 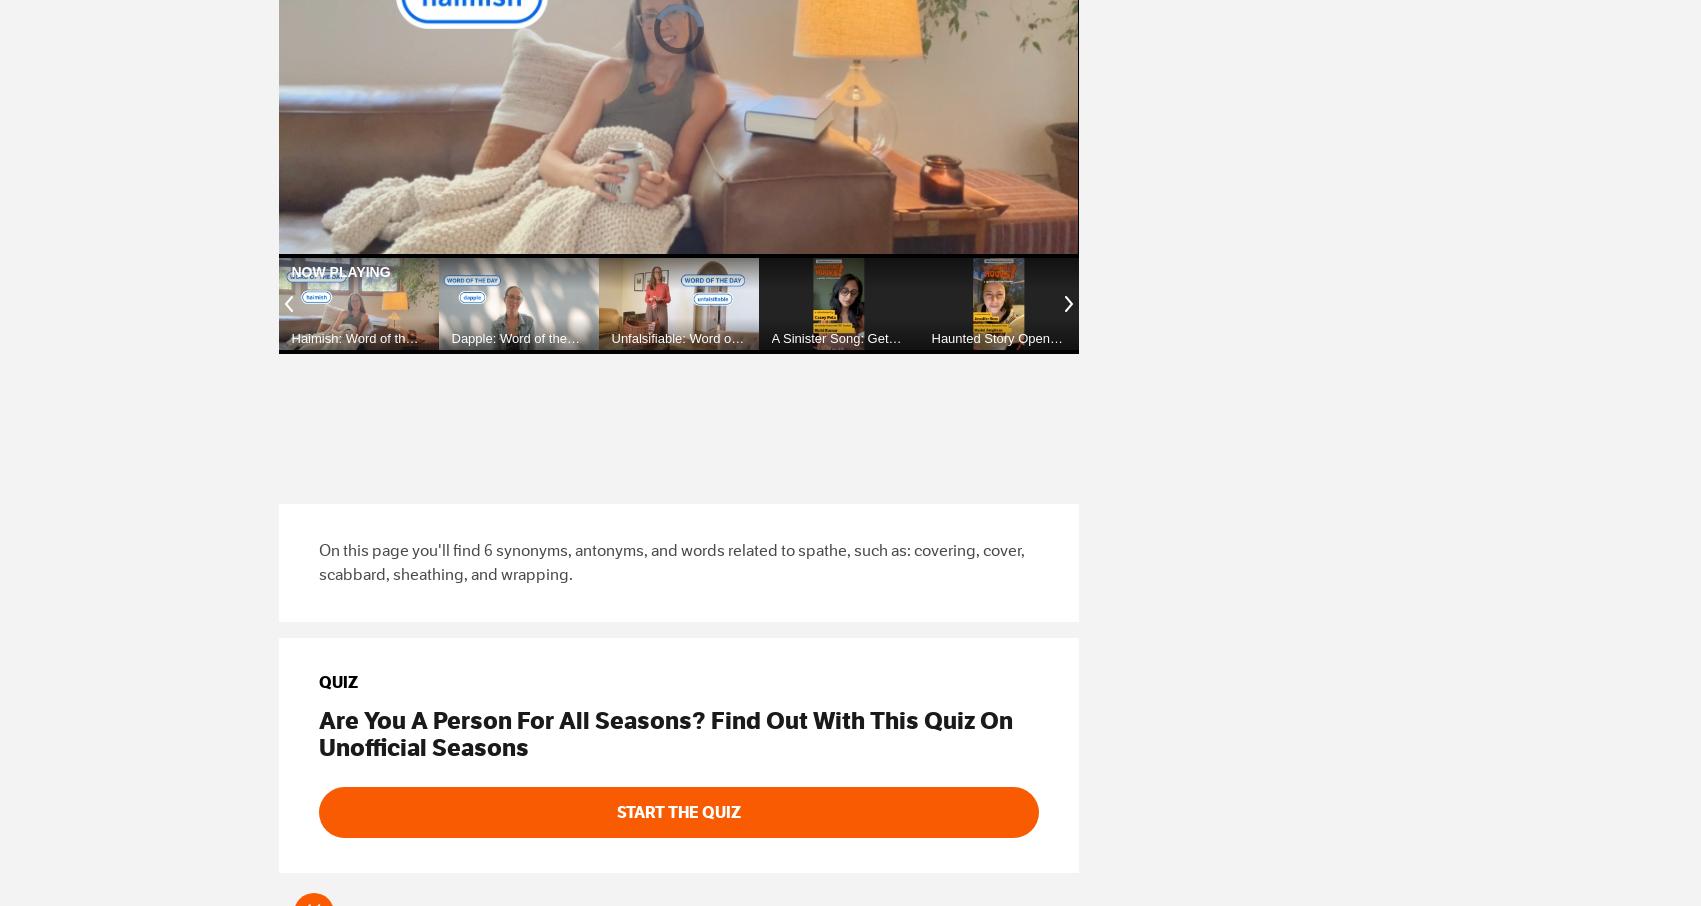 I want to click on 'Haunted Story Opener: A Boy Band Boo!', so click(x=929, y=345).